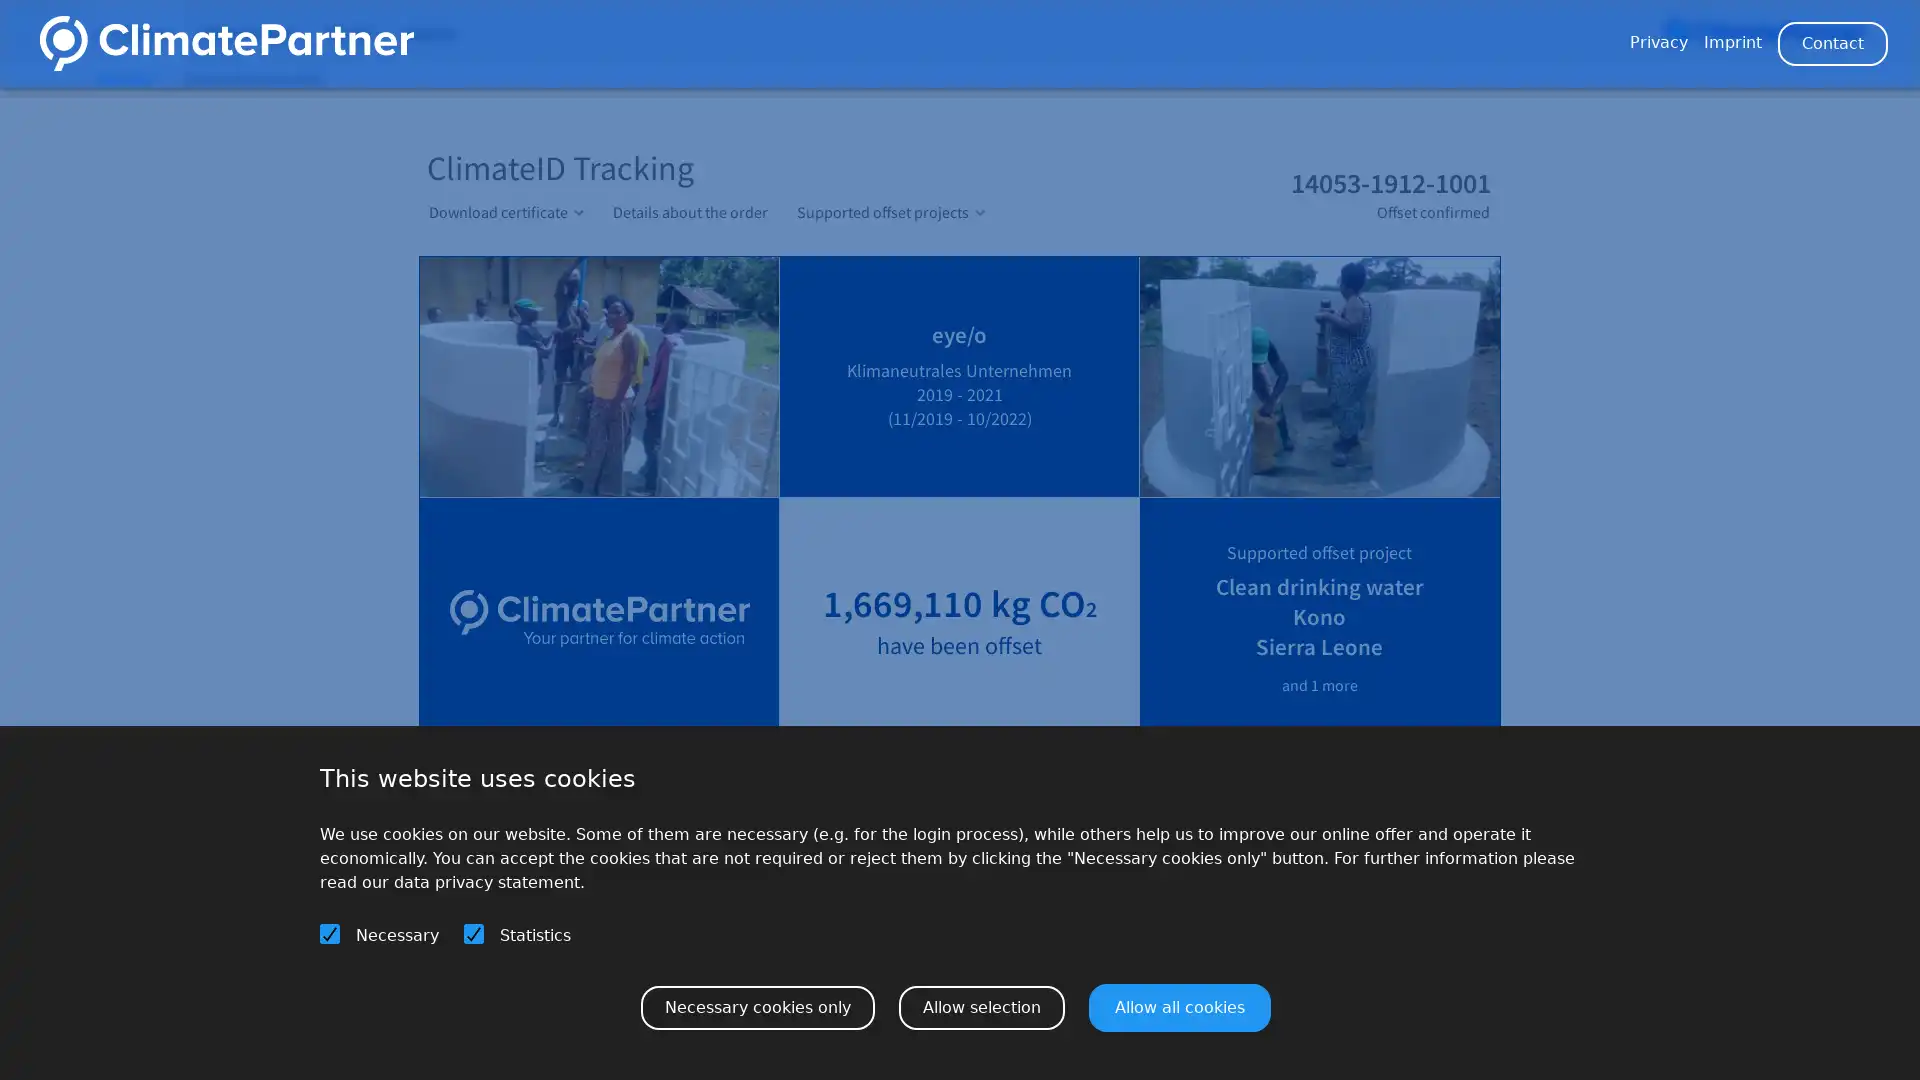 The width and height of the screenshot is (1920, 1080). What do you see at coordinates (1180, 1006) in the screenshot?
I see `Allow all cookies` at bounding box center [1180, 1006].